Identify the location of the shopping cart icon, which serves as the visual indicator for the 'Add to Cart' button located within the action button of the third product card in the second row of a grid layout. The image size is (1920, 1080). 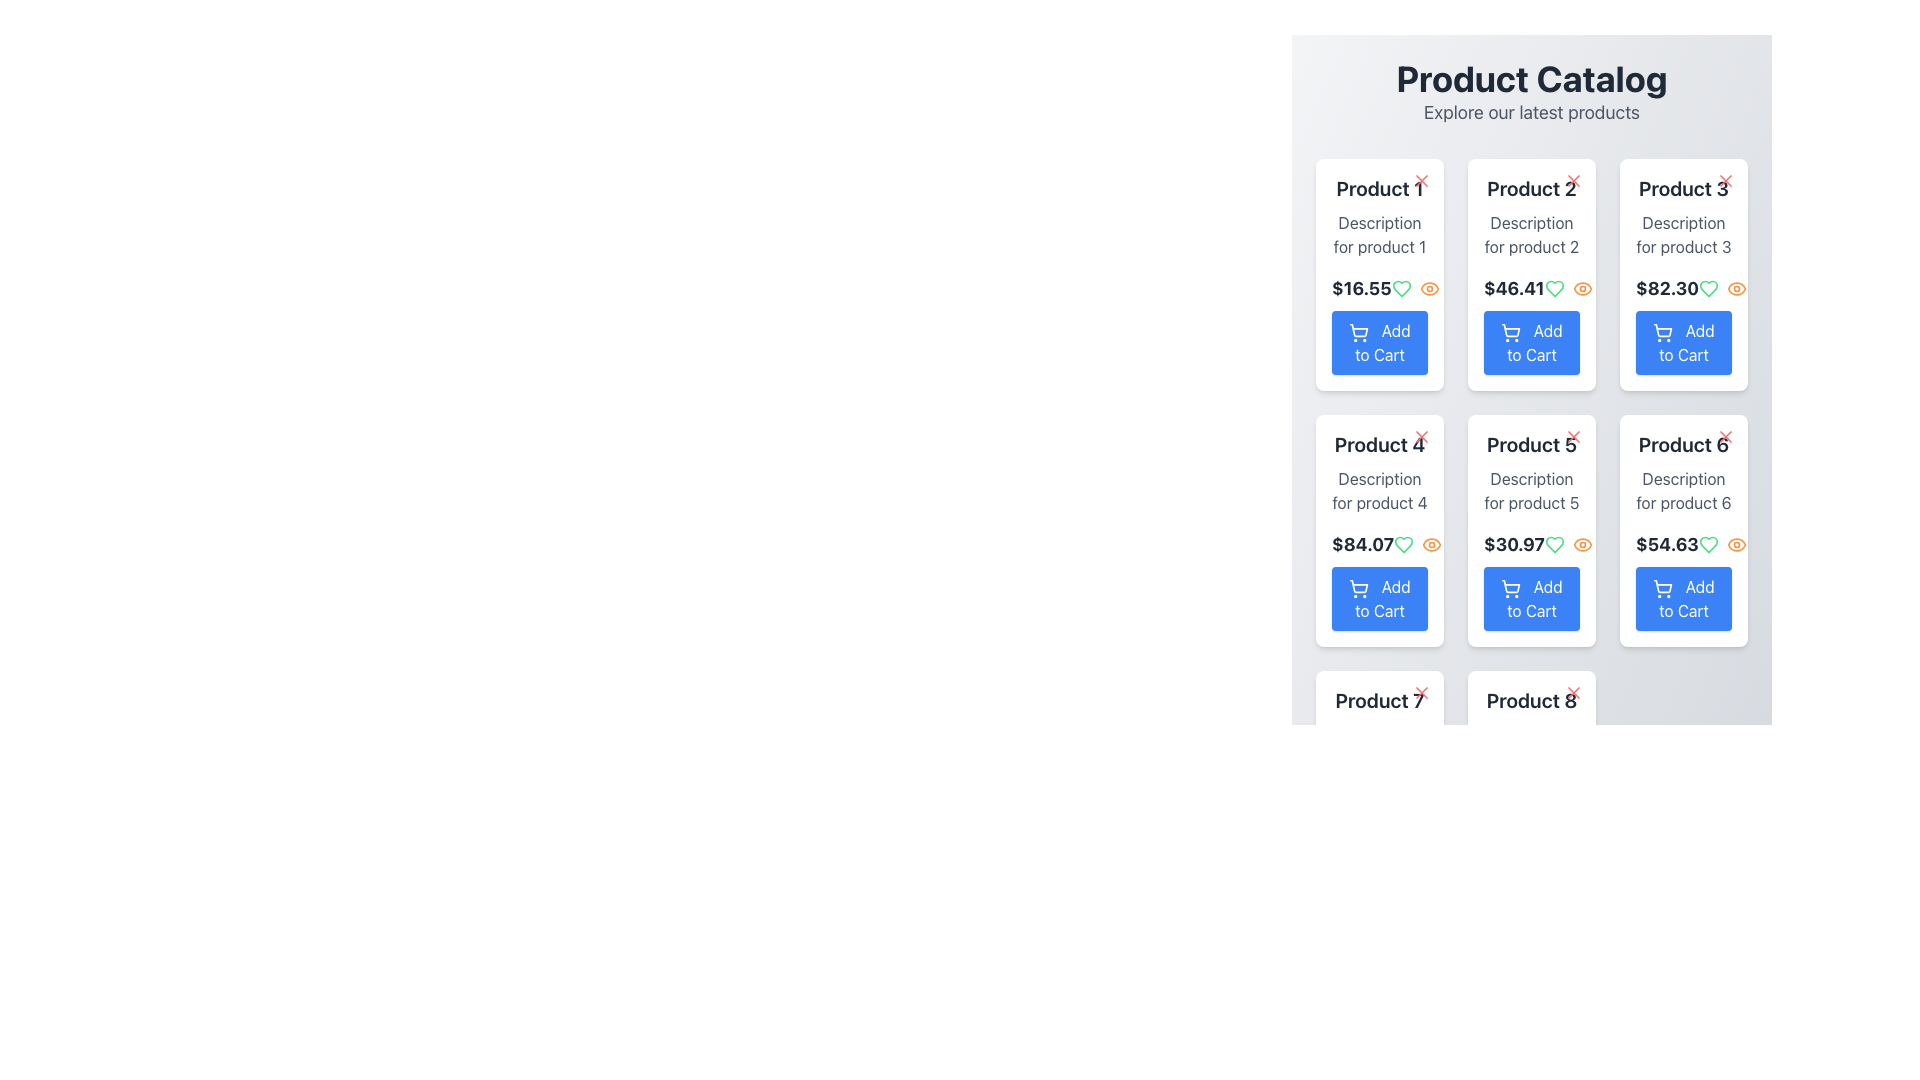
(1663, 585).